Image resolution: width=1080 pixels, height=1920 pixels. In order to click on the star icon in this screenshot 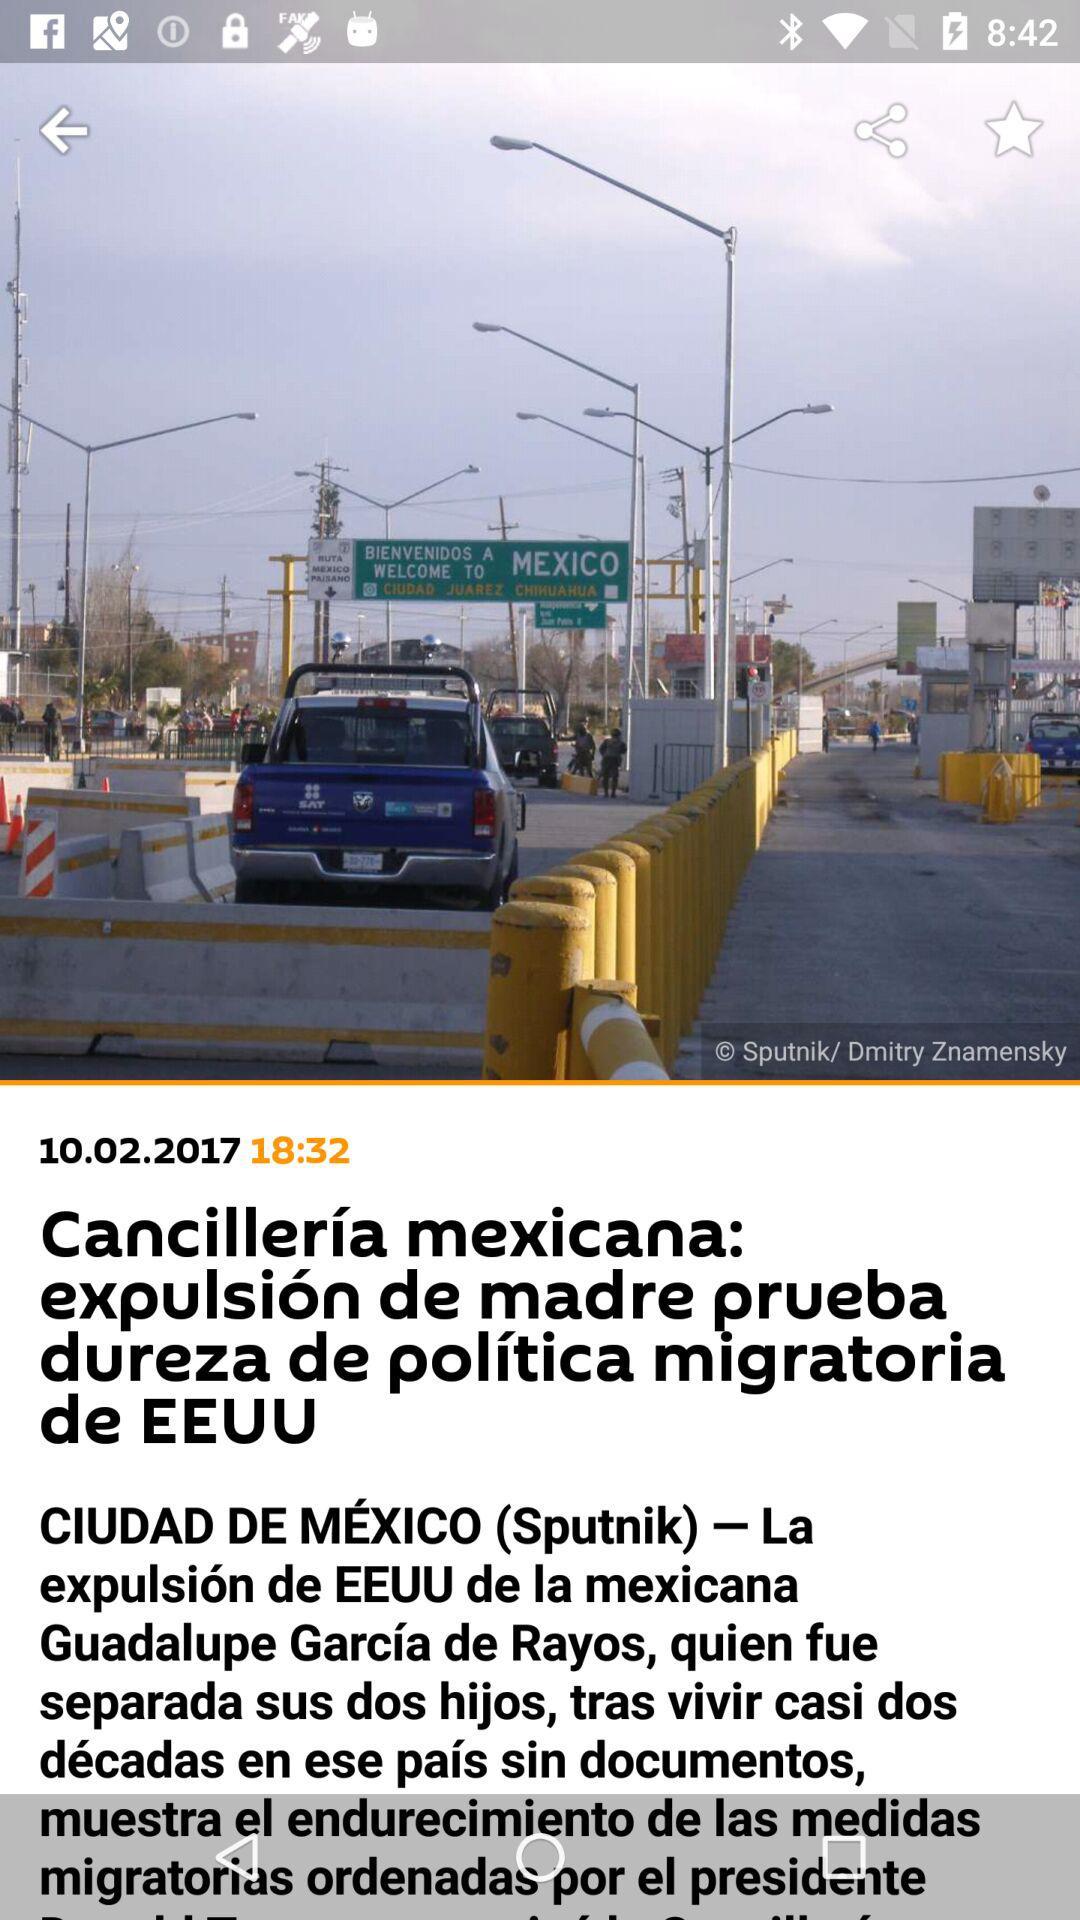, I will do `click(1014, 130)`.